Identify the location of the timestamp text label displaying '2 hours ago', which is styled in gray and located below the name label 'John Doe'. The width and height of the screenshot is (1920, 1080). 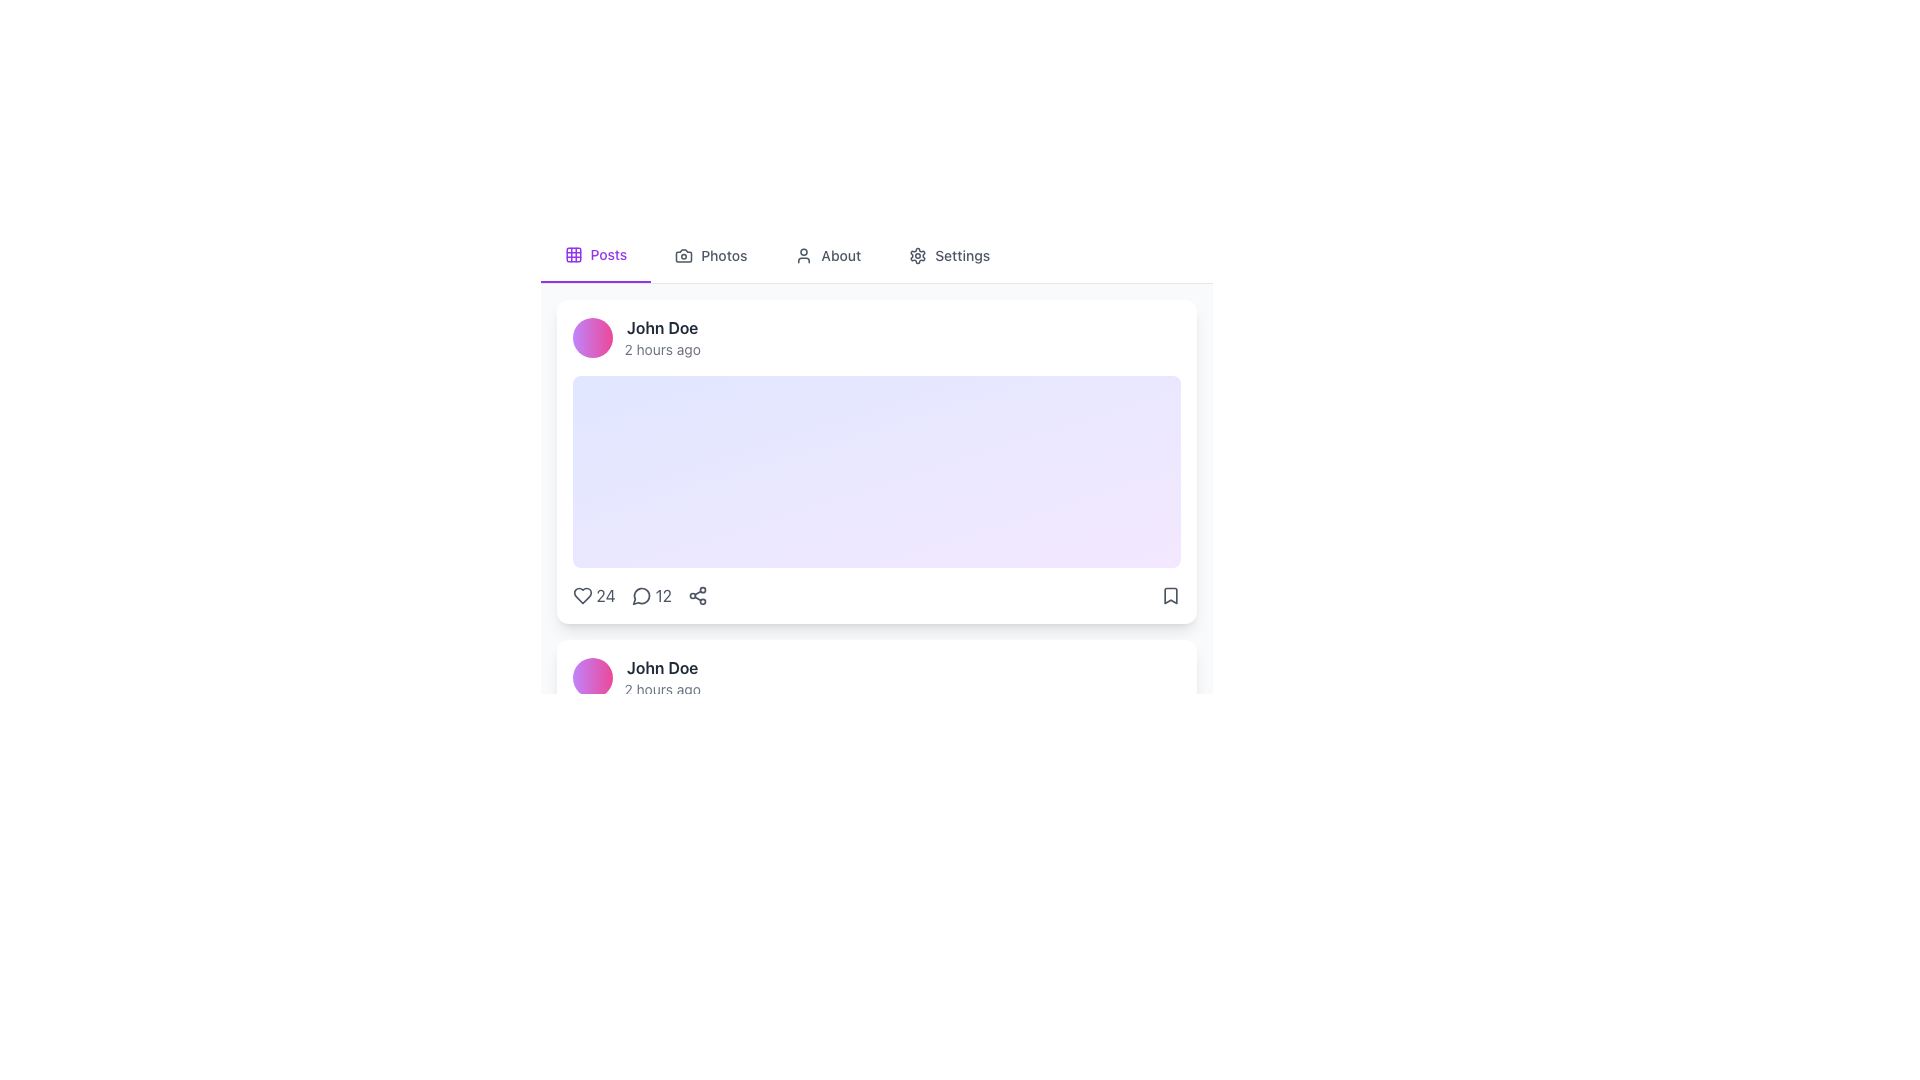
(662, 689).